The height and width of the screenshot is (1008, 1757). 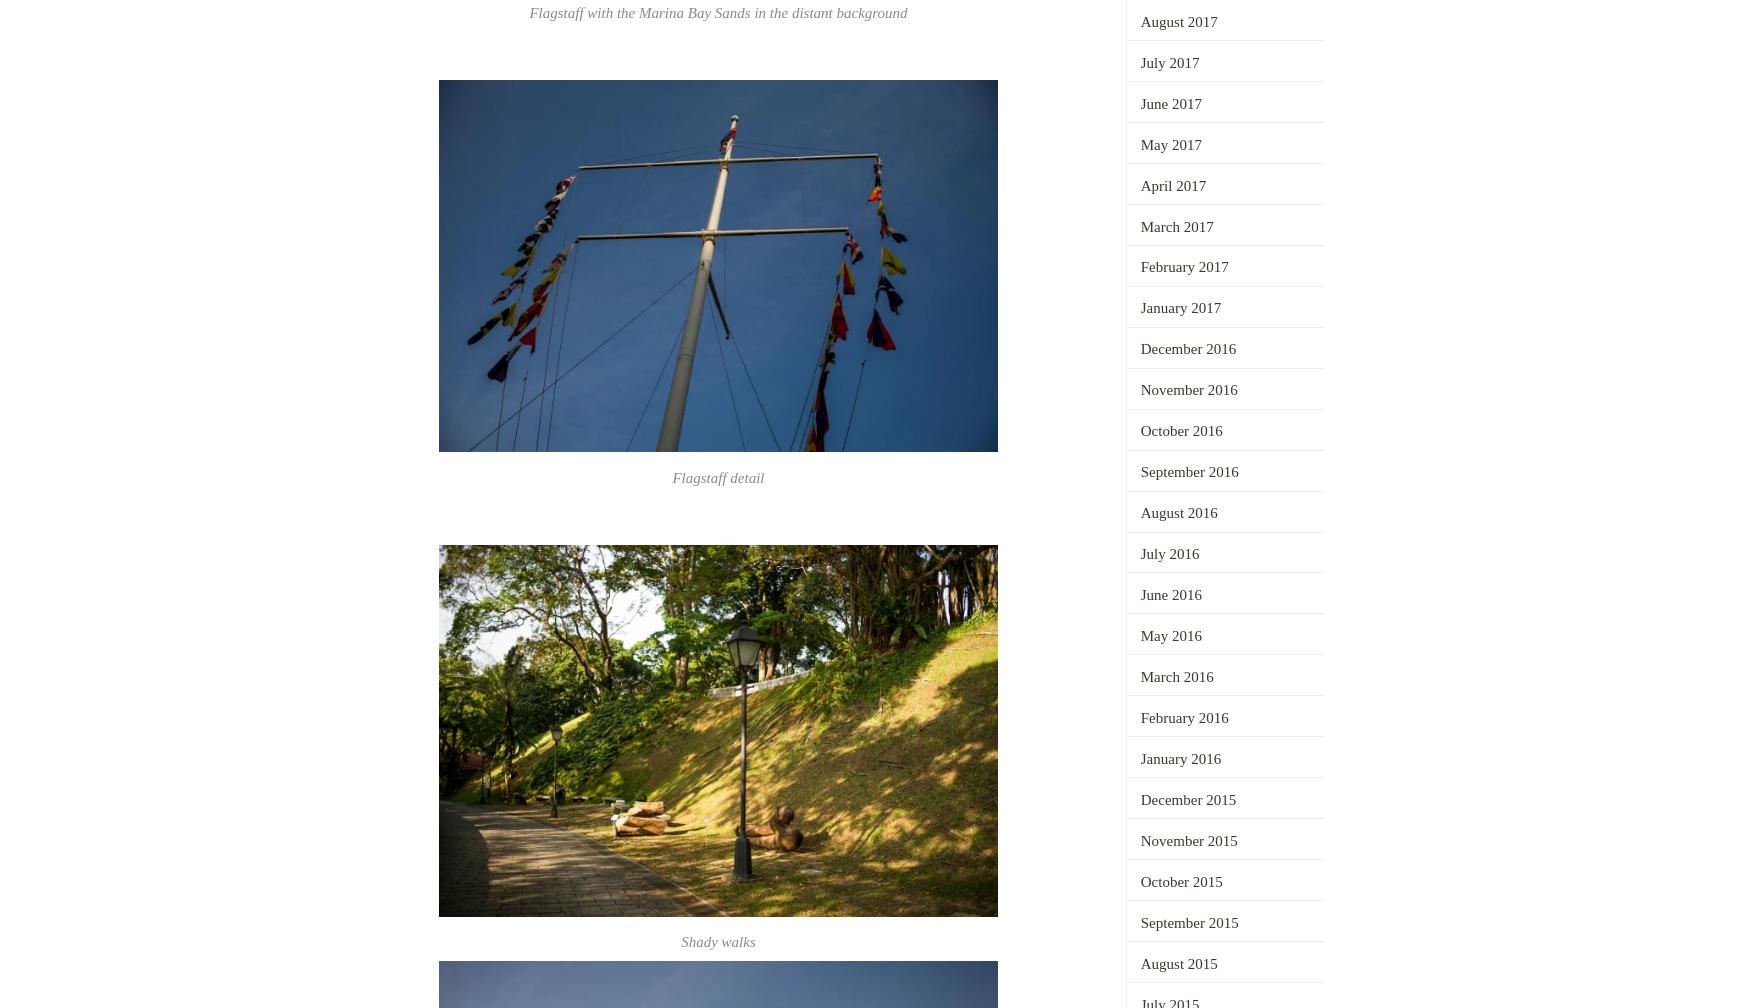 I want to click on 'August 2015', so click(x=1177, y=963).